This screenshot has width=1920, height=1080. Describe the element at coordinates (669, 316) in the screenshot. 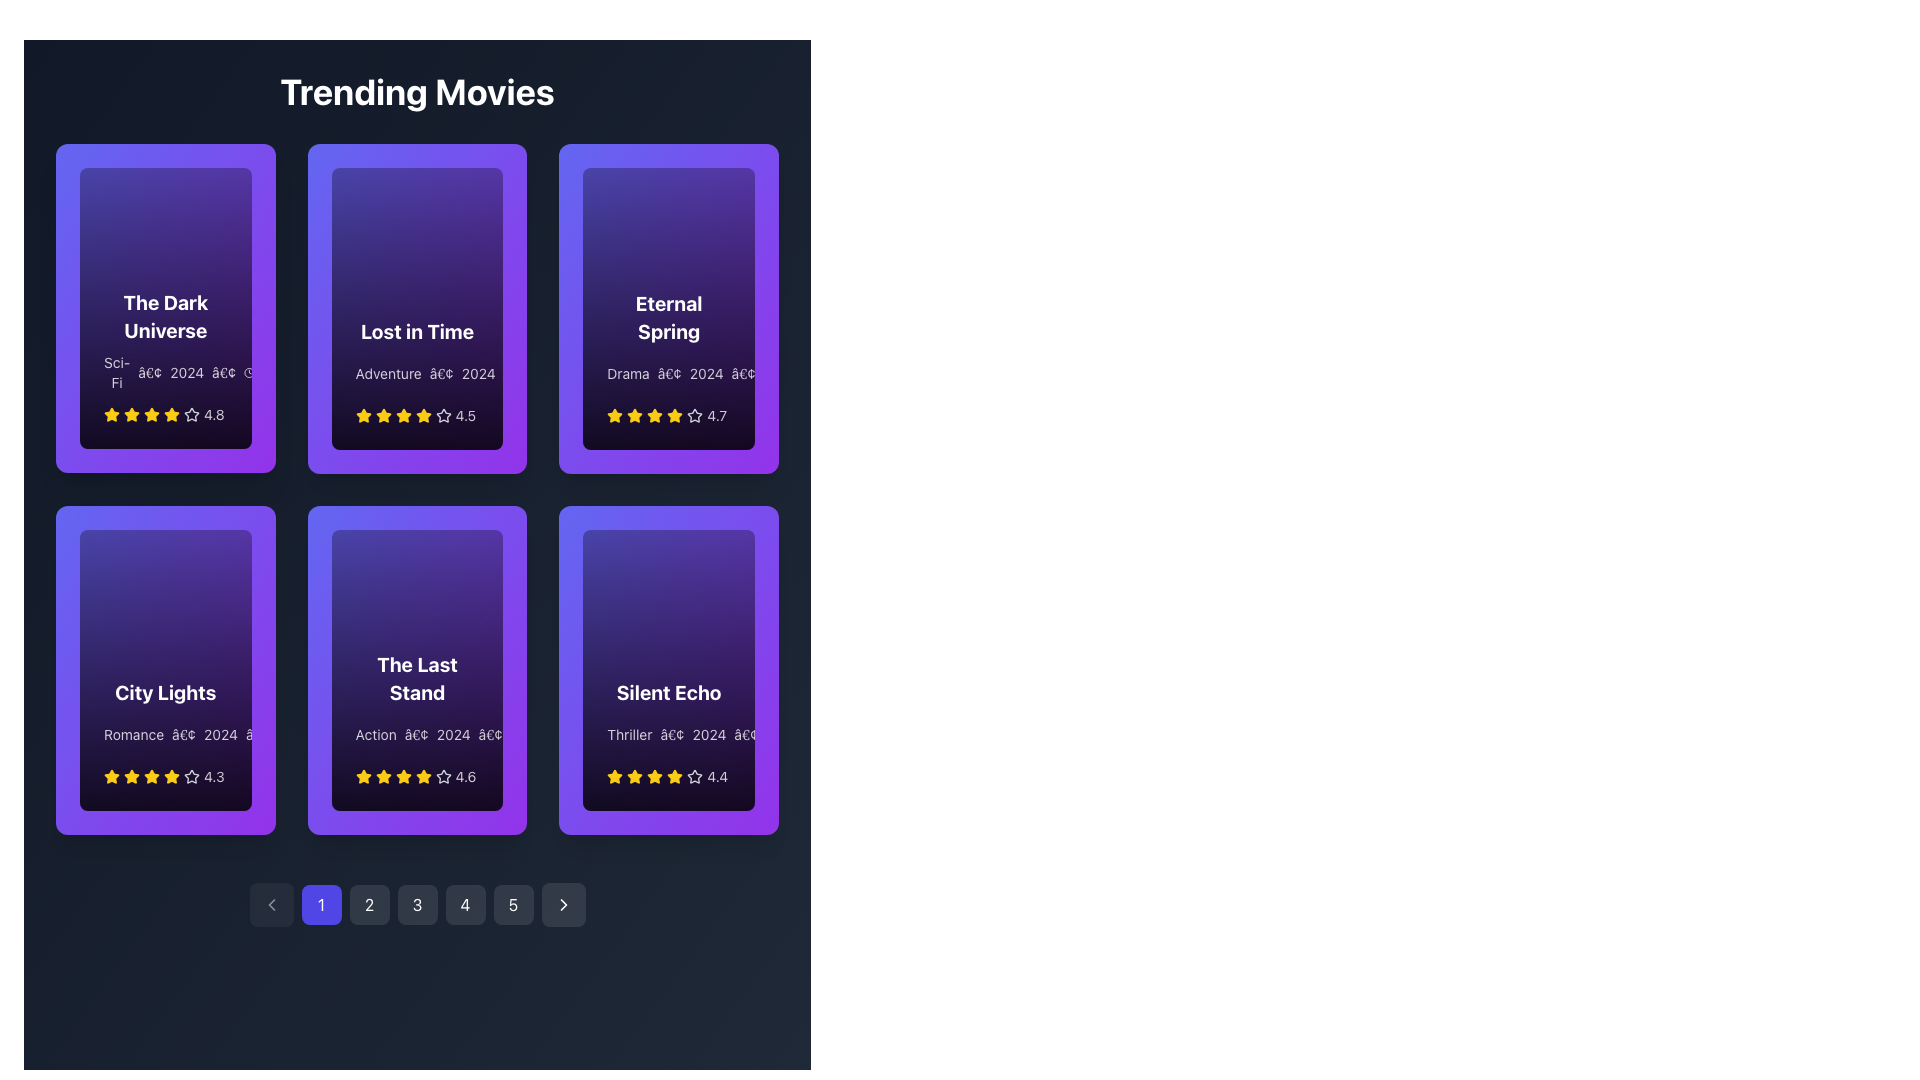

I see `the 'Eternal Spring' text element, which is displayed in a large, bold white font on a purple background, to emphasize it` at that location.